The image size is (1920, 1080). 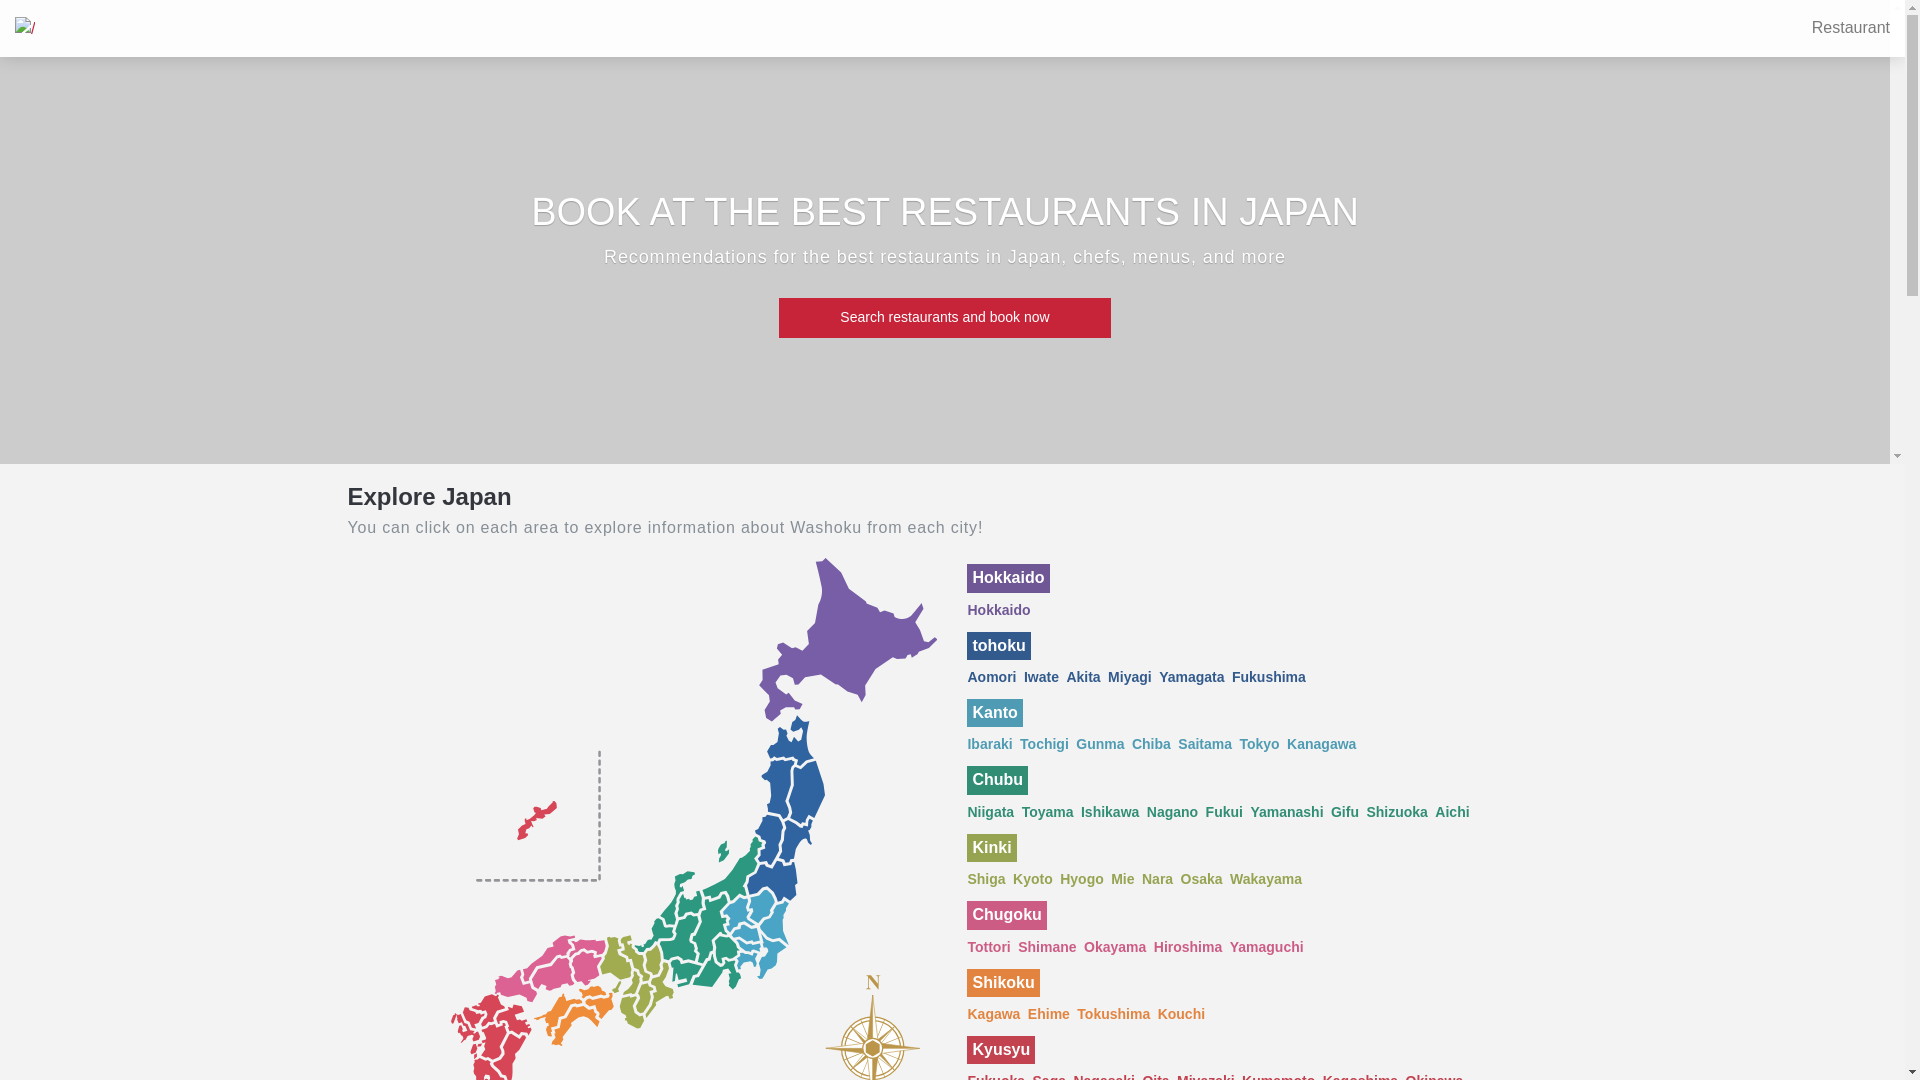 What do you see at coordinates (1043, 744) in the screenshot?
I see `'Tochigi'` at bounding box center [1043, 744].